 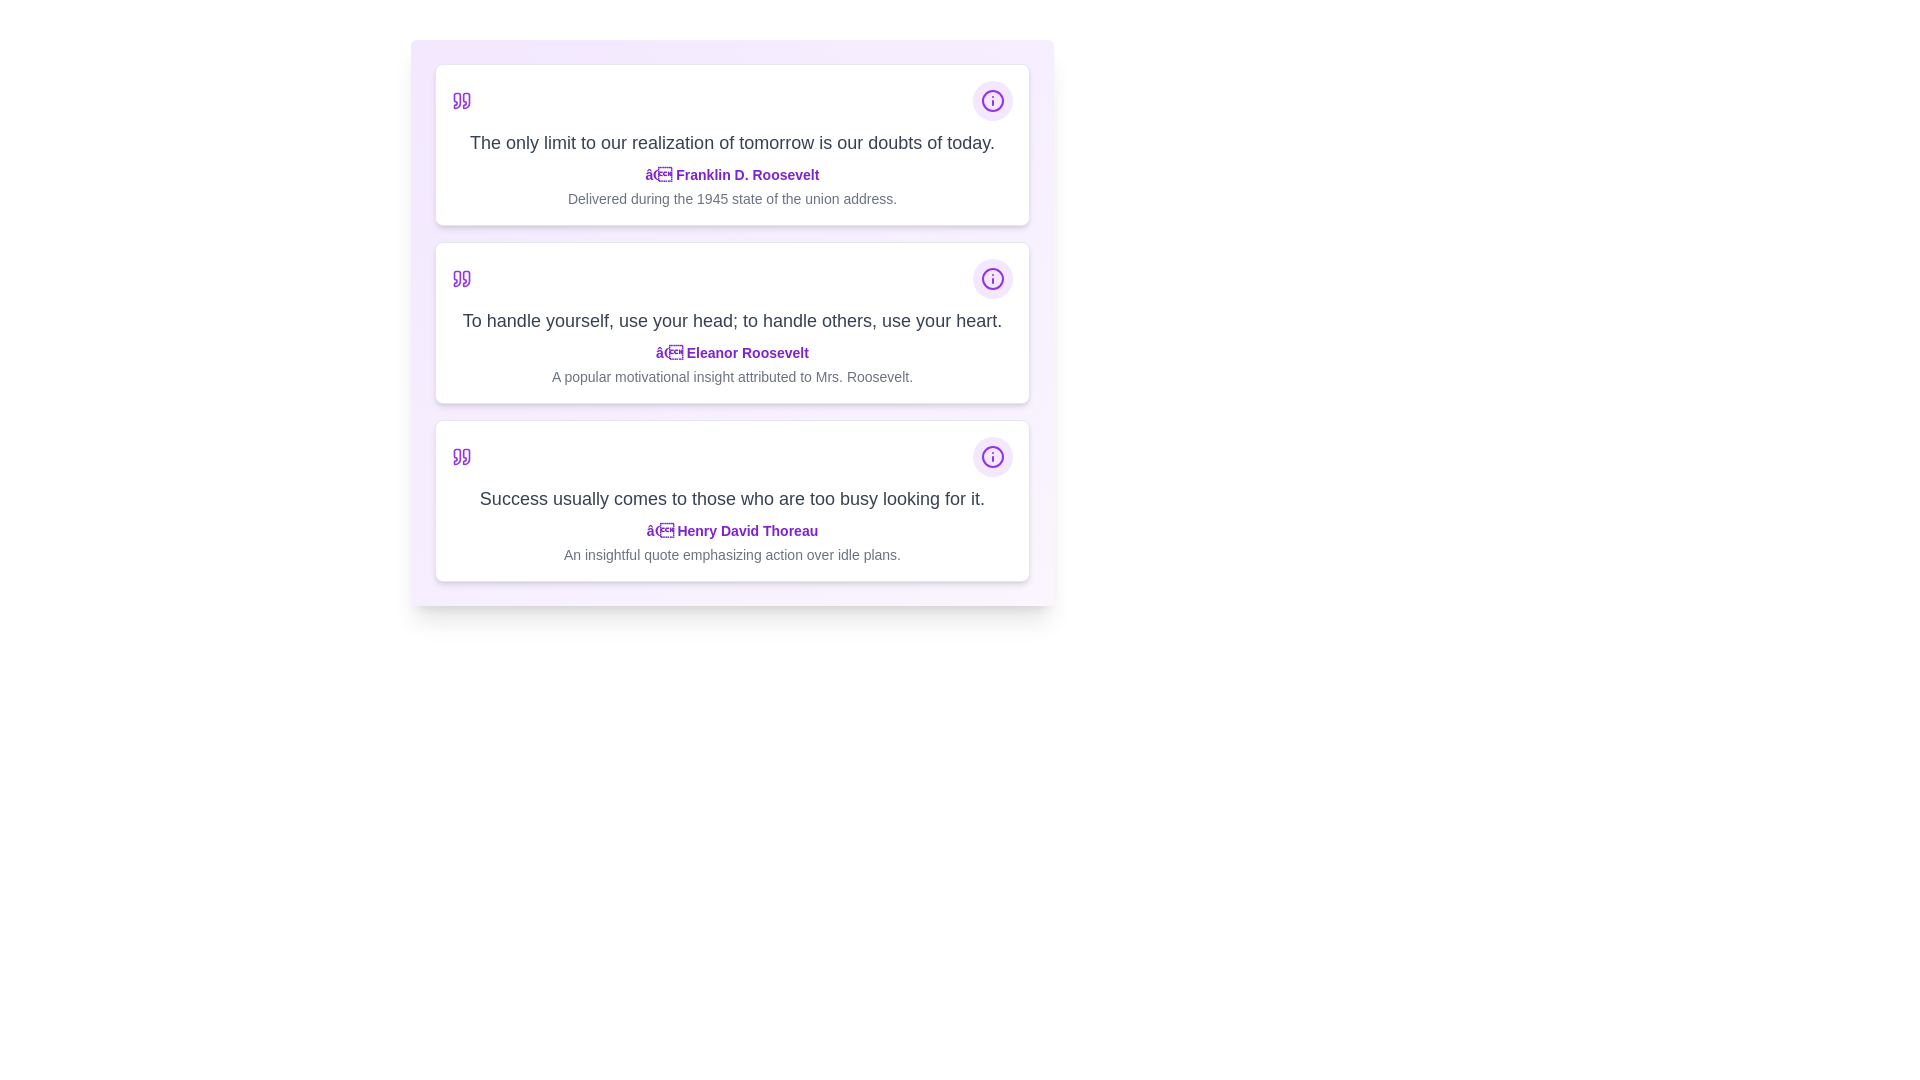 What do you see at coordinates (456, 278) in the screenshot?
I see `the decorative icon indicating quoted text located in the top left corner of the middle card in a vertical stack of three cards` at bounding box center [456, 278].